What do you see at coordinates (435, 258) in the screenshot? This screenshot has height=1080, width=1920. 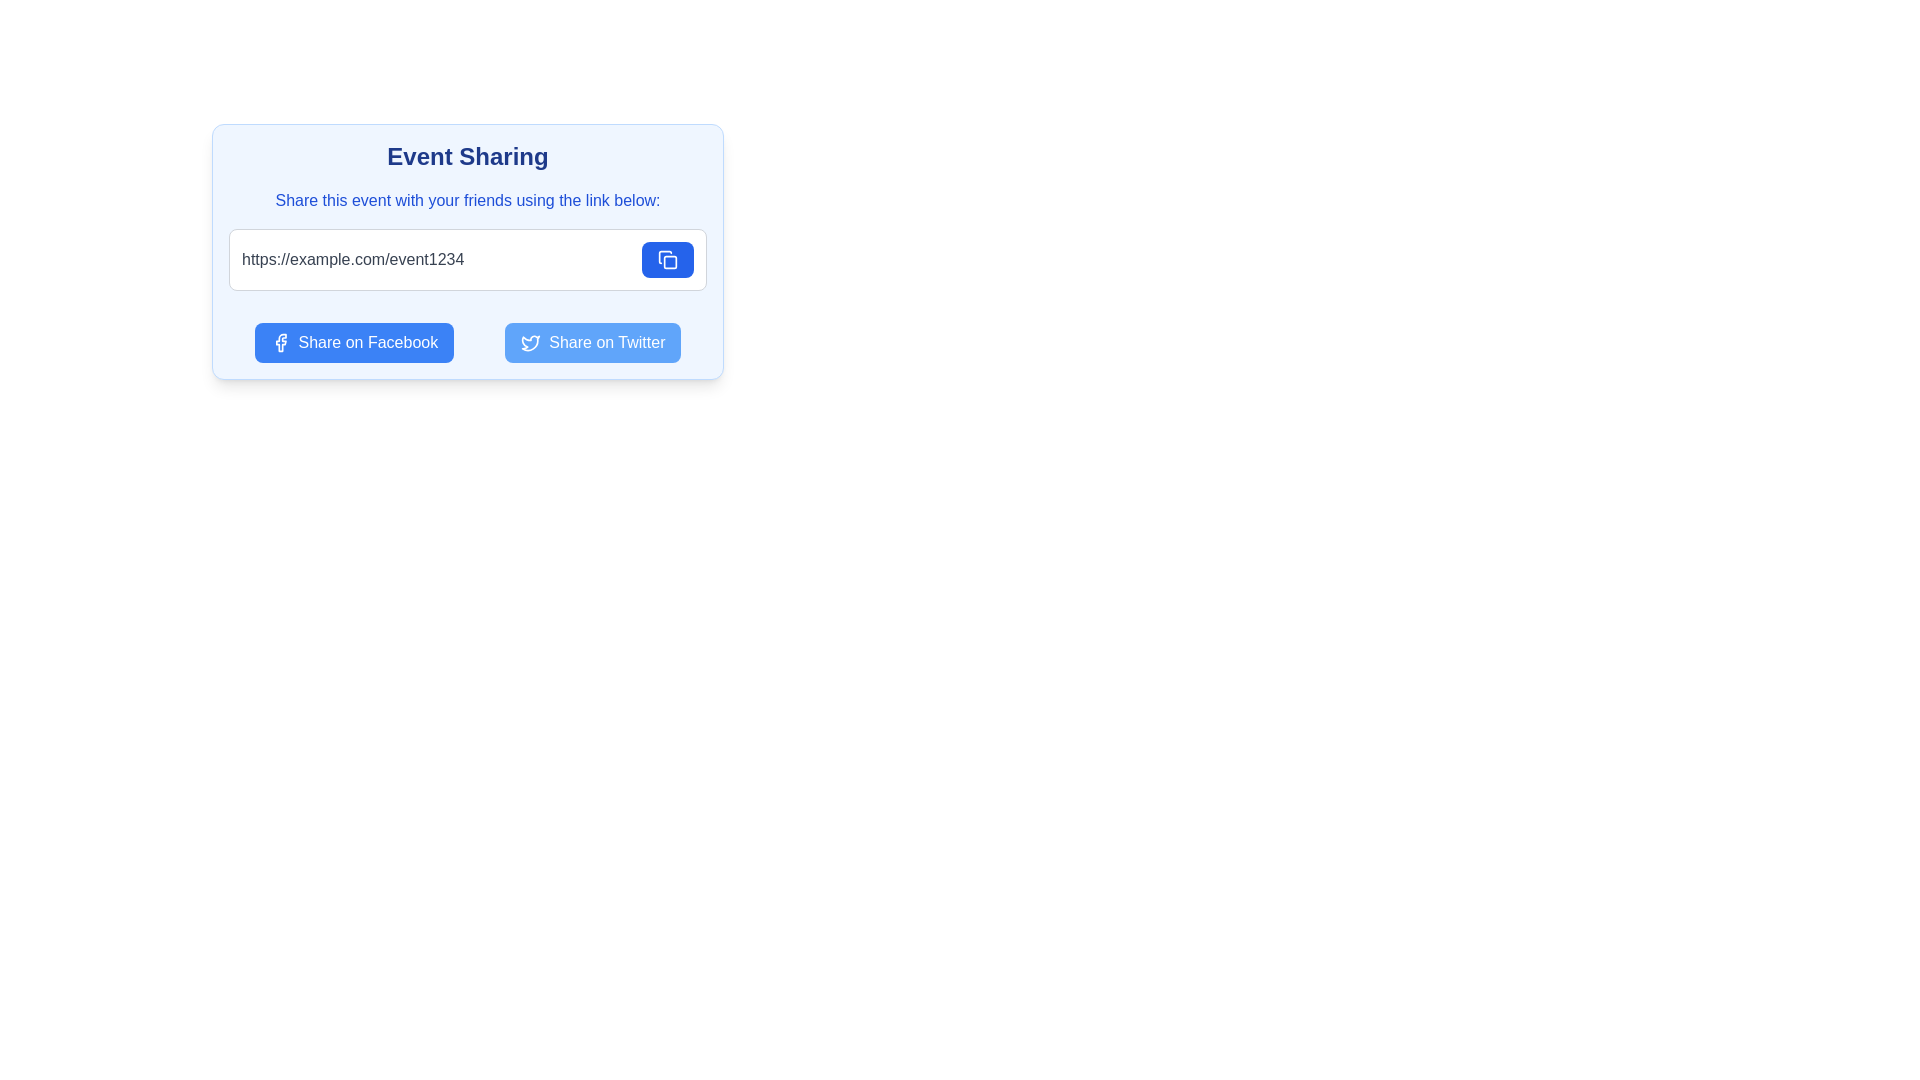 I see `the text input field displaying the URL 'https://example.com/event1234'` at bounding box center [435, 258].